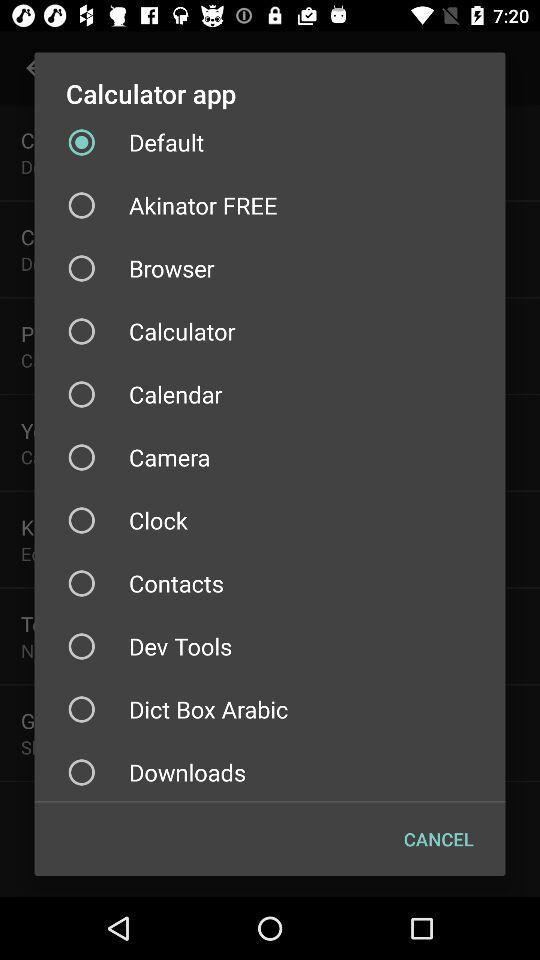 The height and width of the screenshot is (960, 540). What do you see at coordinates (437, 839) in the screenshot?
I see `item below downloads item` at bounding box center [437, 839].